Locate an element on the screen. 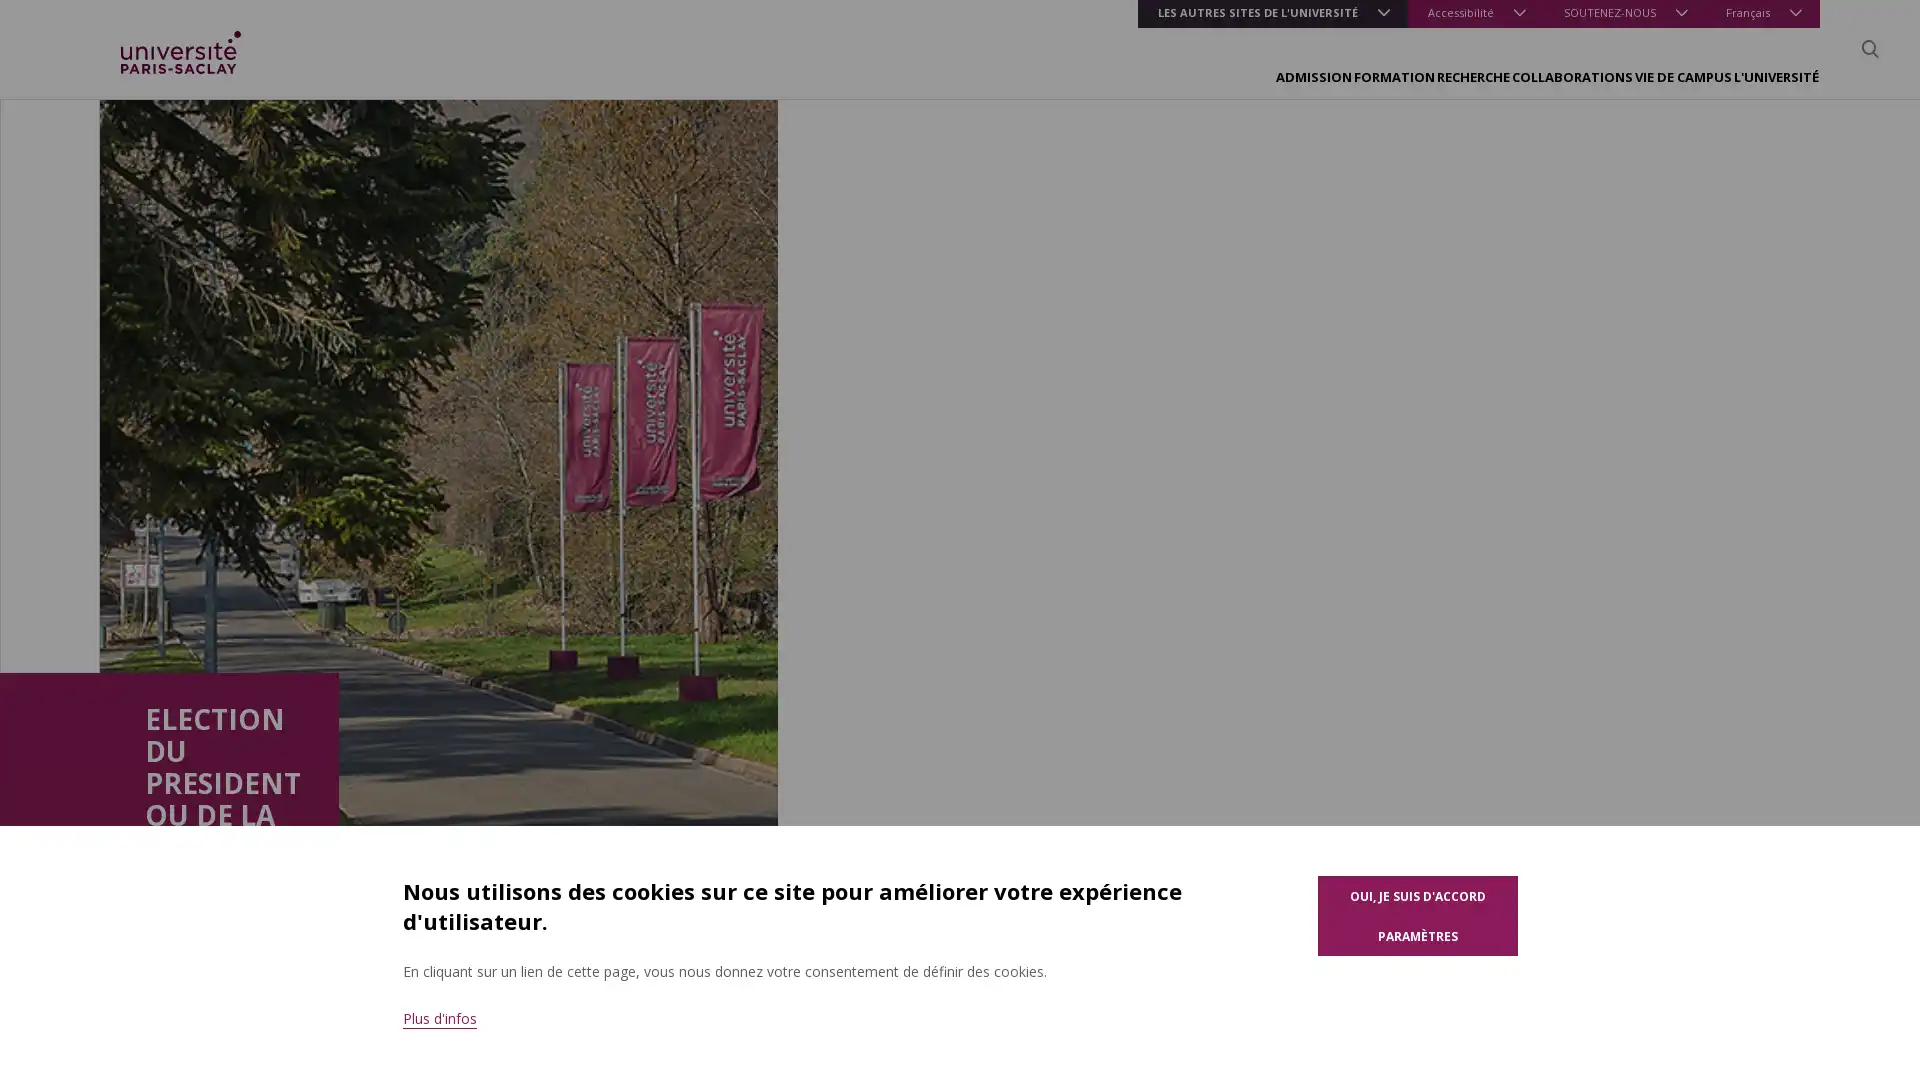 Image resolution: width=1920 pixels, height=1080 pixels. FORMATION is located at coordinates (1134, 68).